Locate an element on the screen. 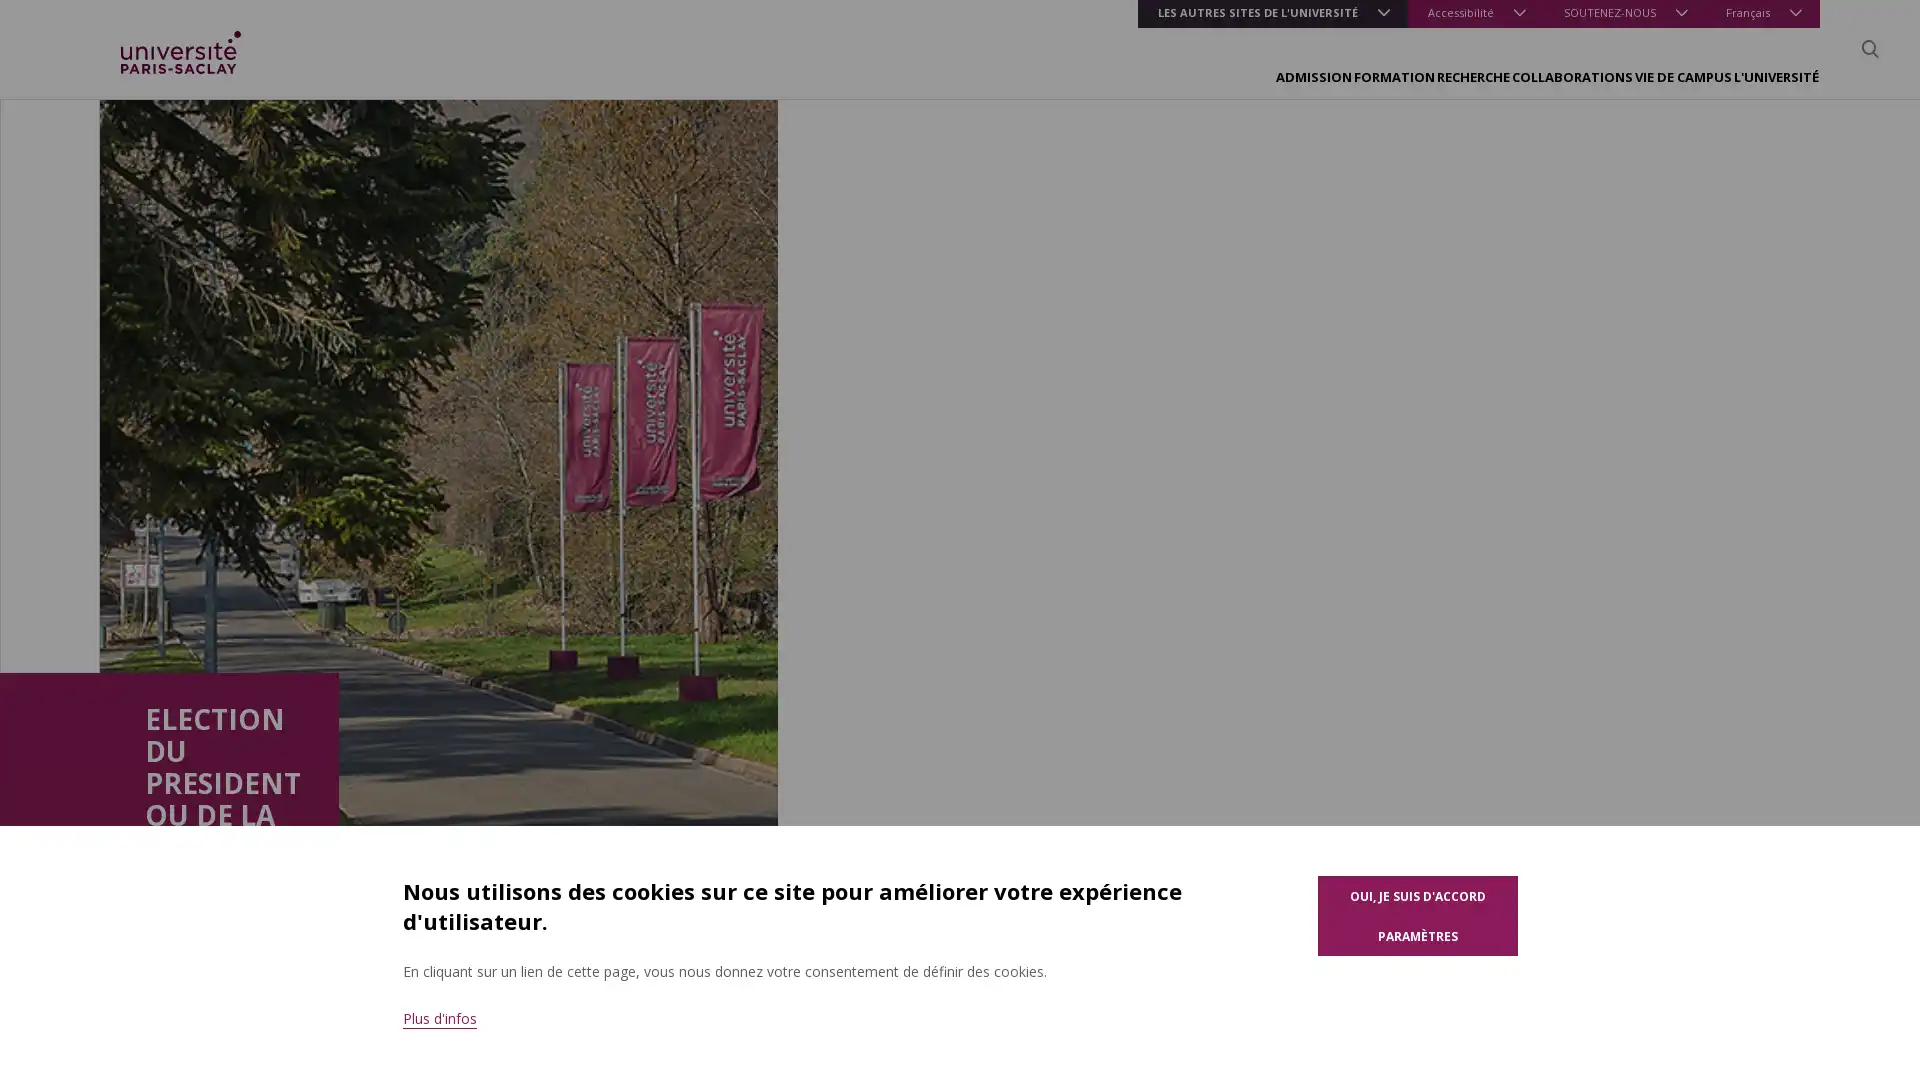 Image resolution: width=1920 pixels, height=1080 pixels. FORMATION is located at coordinates (1134, 68).